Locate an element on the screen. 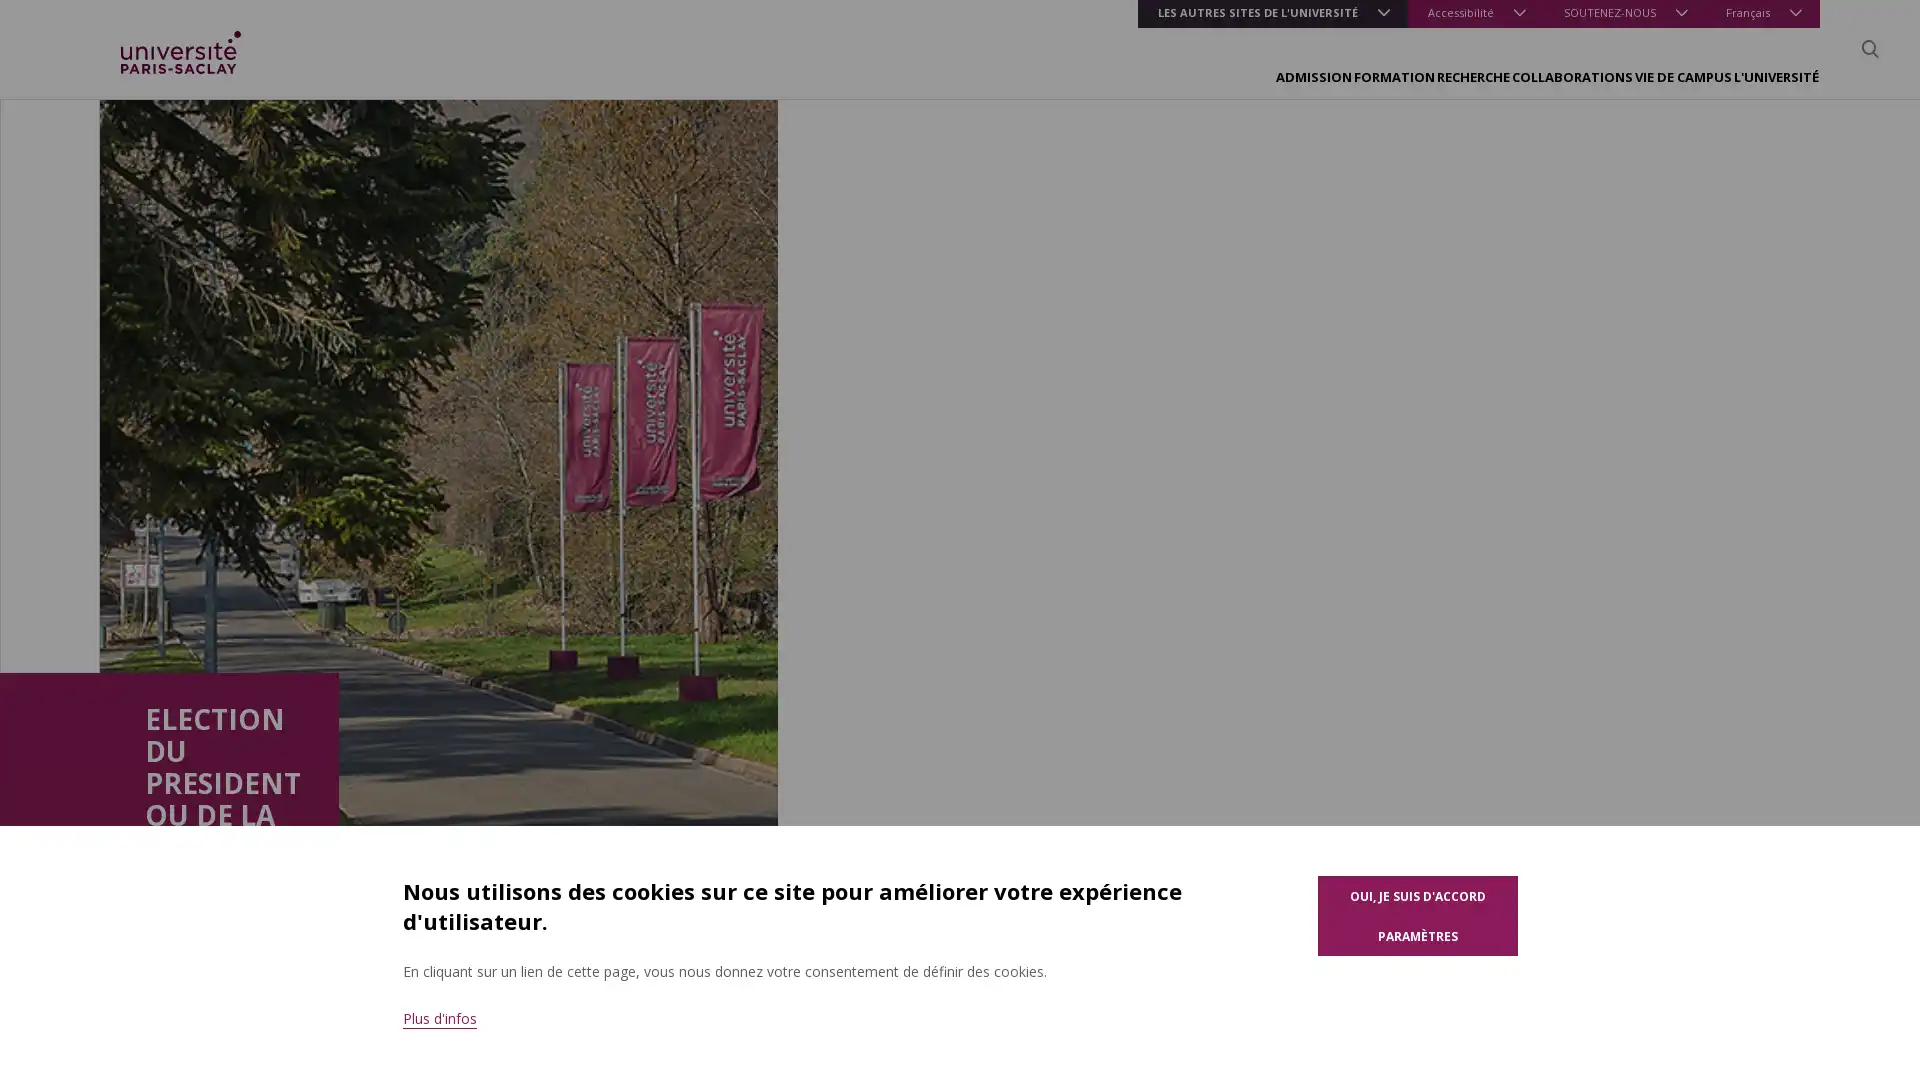 Image resolution: width=1920 pixels, height=1080 pixels. FORMATION is located at coordinates (1134, 68).